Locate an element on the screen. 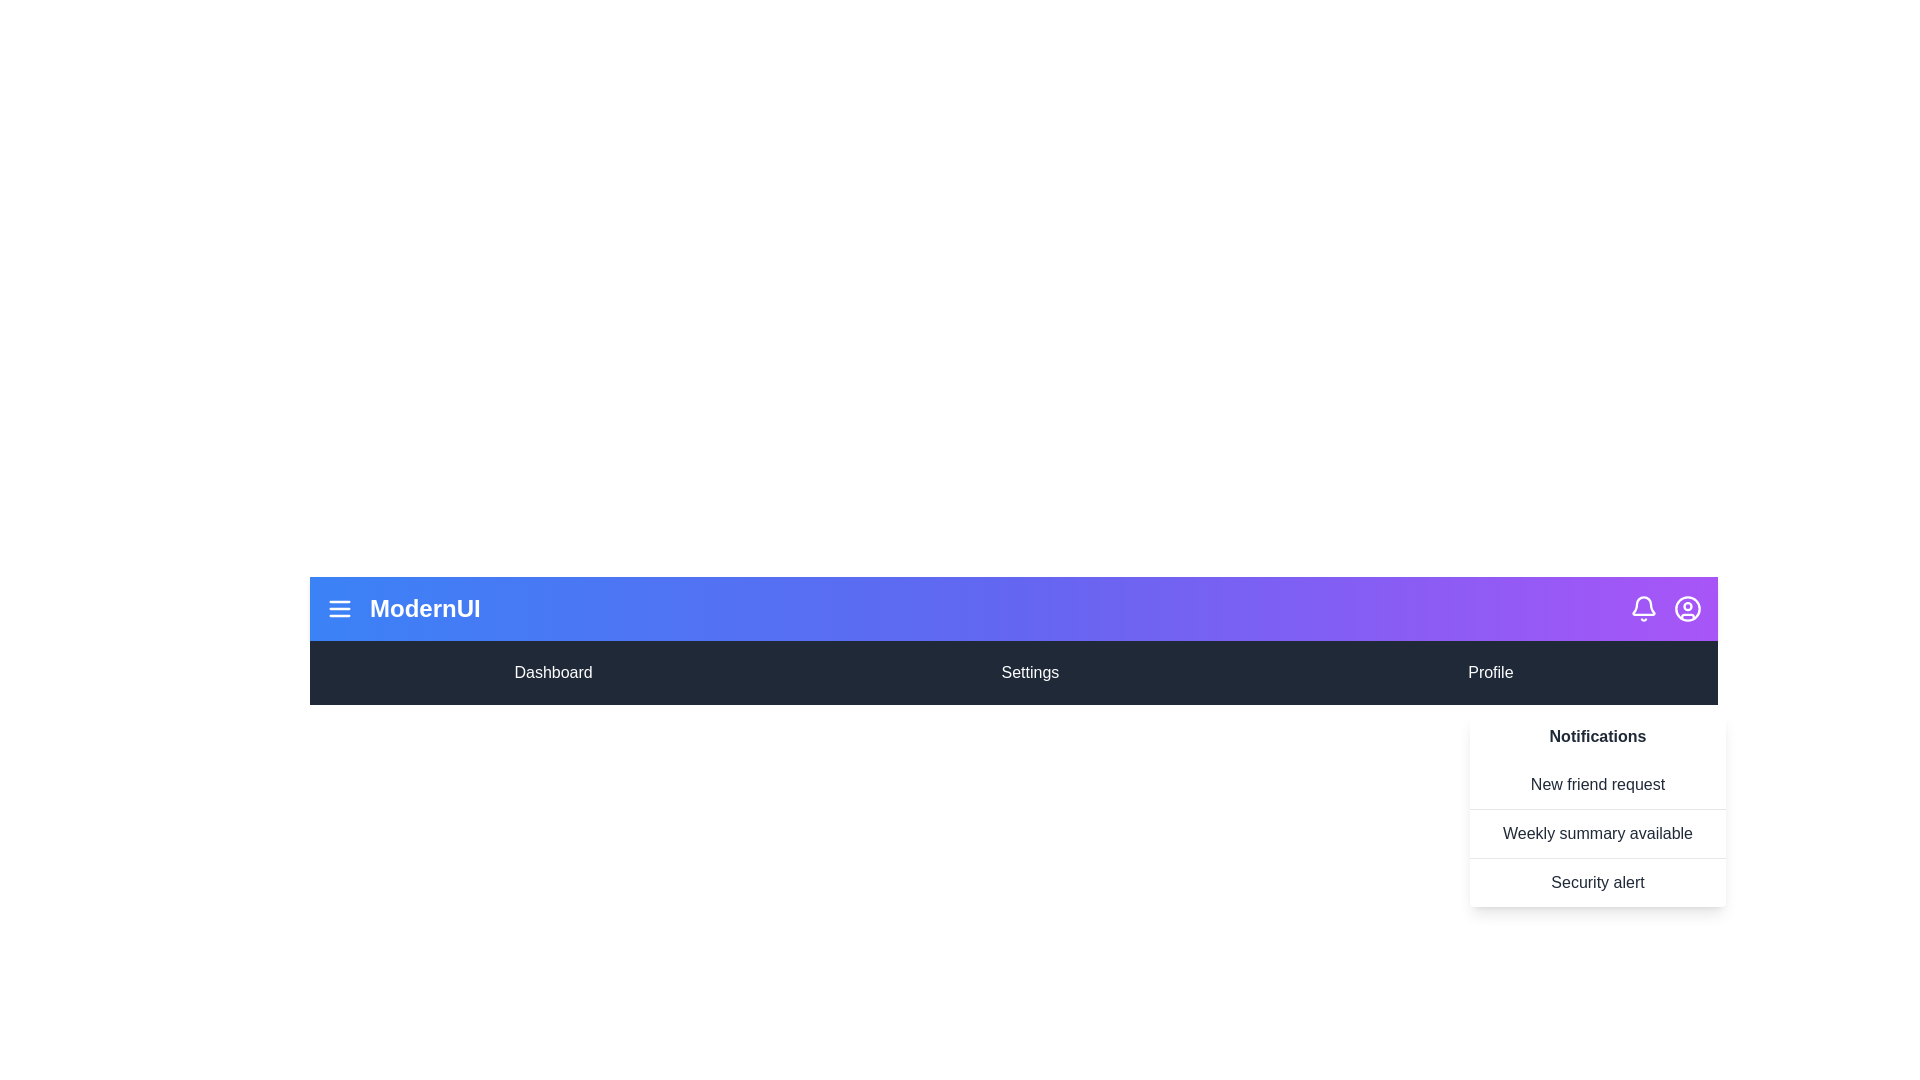 The image size is (1920, 1080). the bell icon is located at coordinates (1643, 608).